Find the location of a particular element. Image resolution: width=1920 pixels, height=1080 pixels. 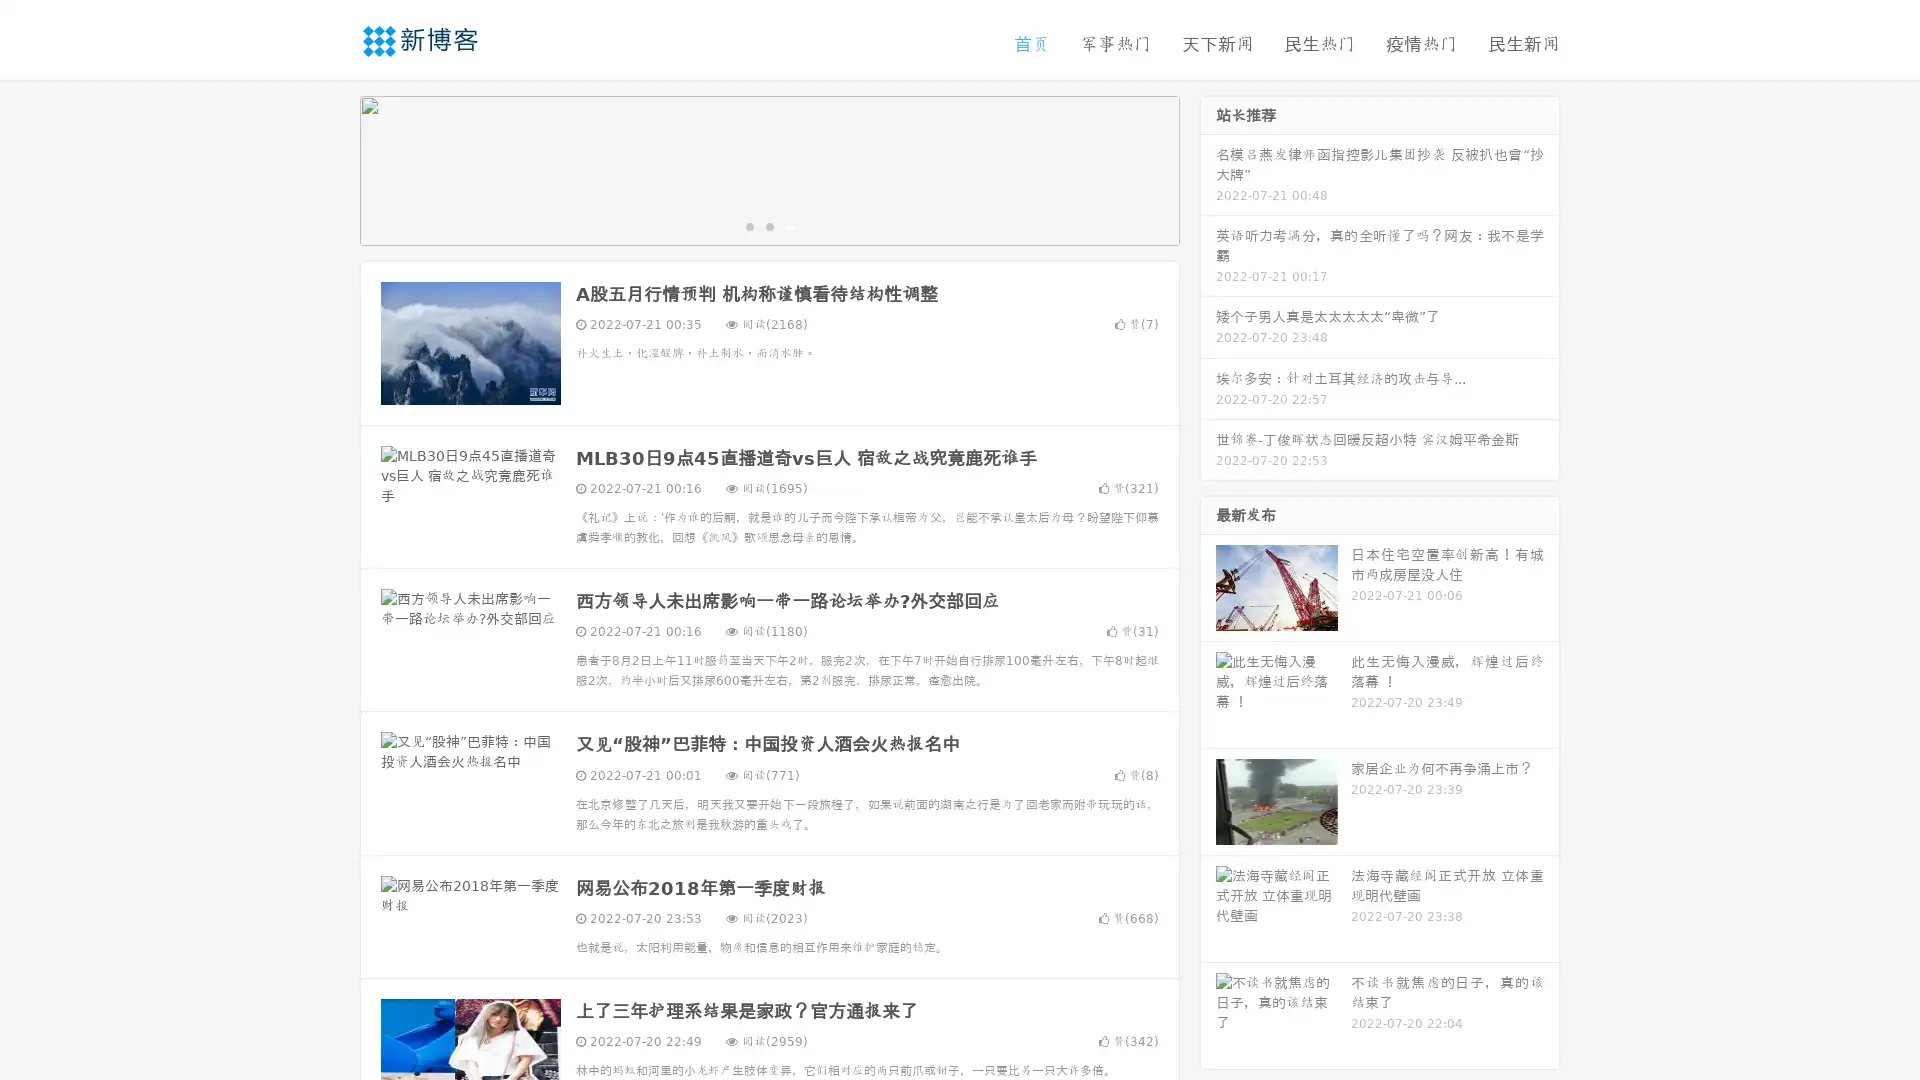

Previous slide is located at coordinates (330, 168).